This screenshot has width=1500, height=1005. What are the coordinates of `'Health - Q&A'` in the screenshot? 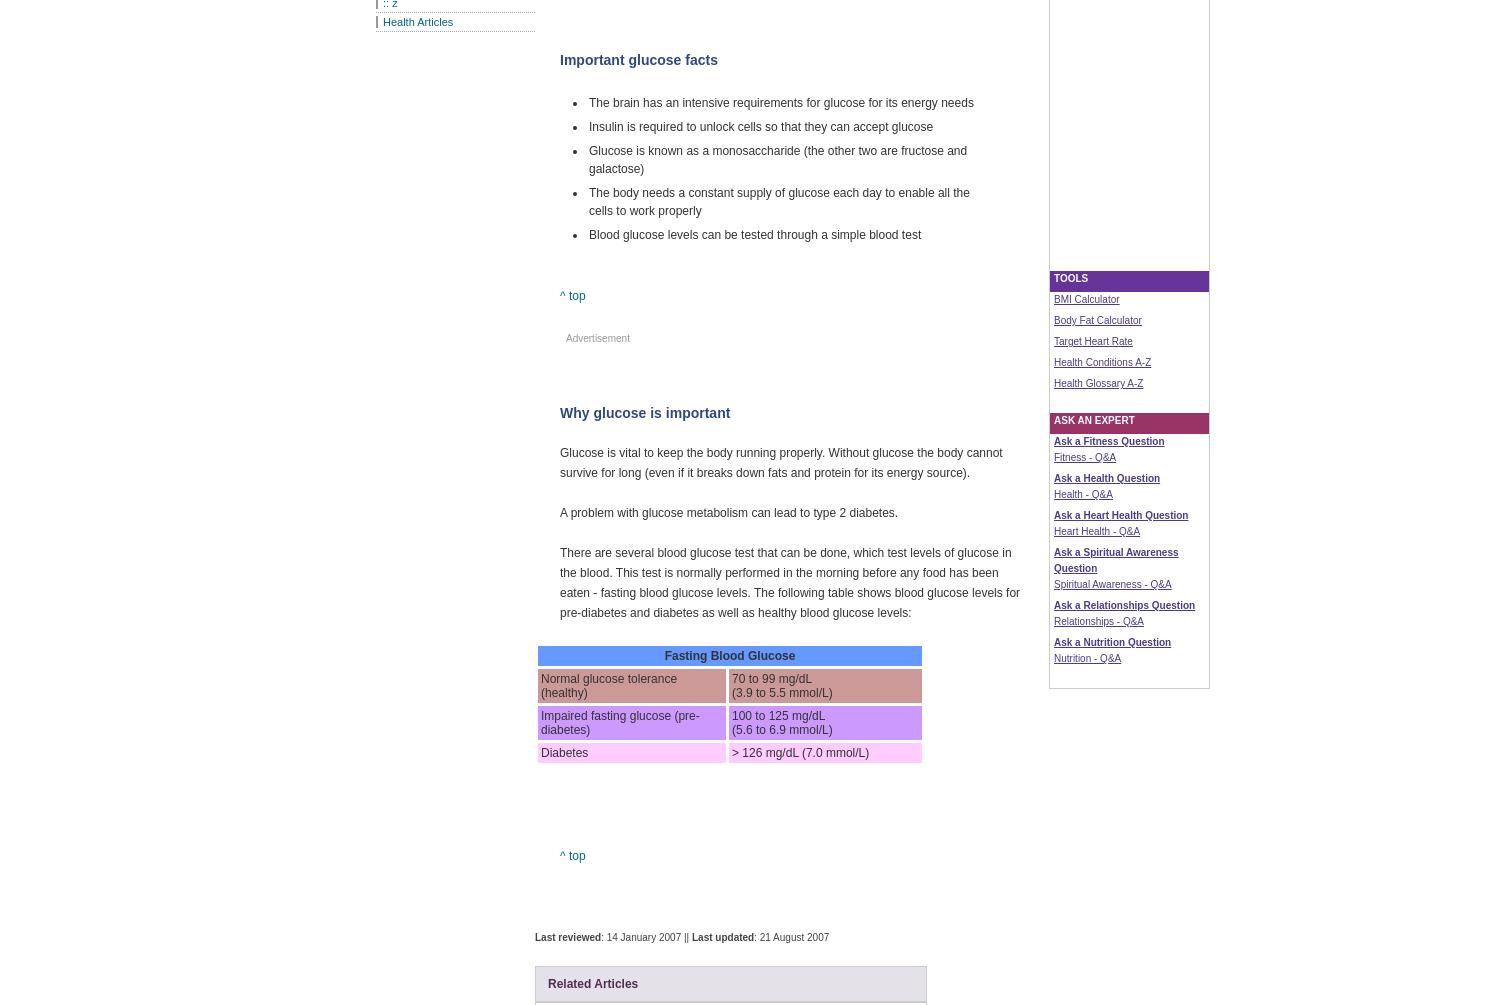 It's located at (1082, 494).